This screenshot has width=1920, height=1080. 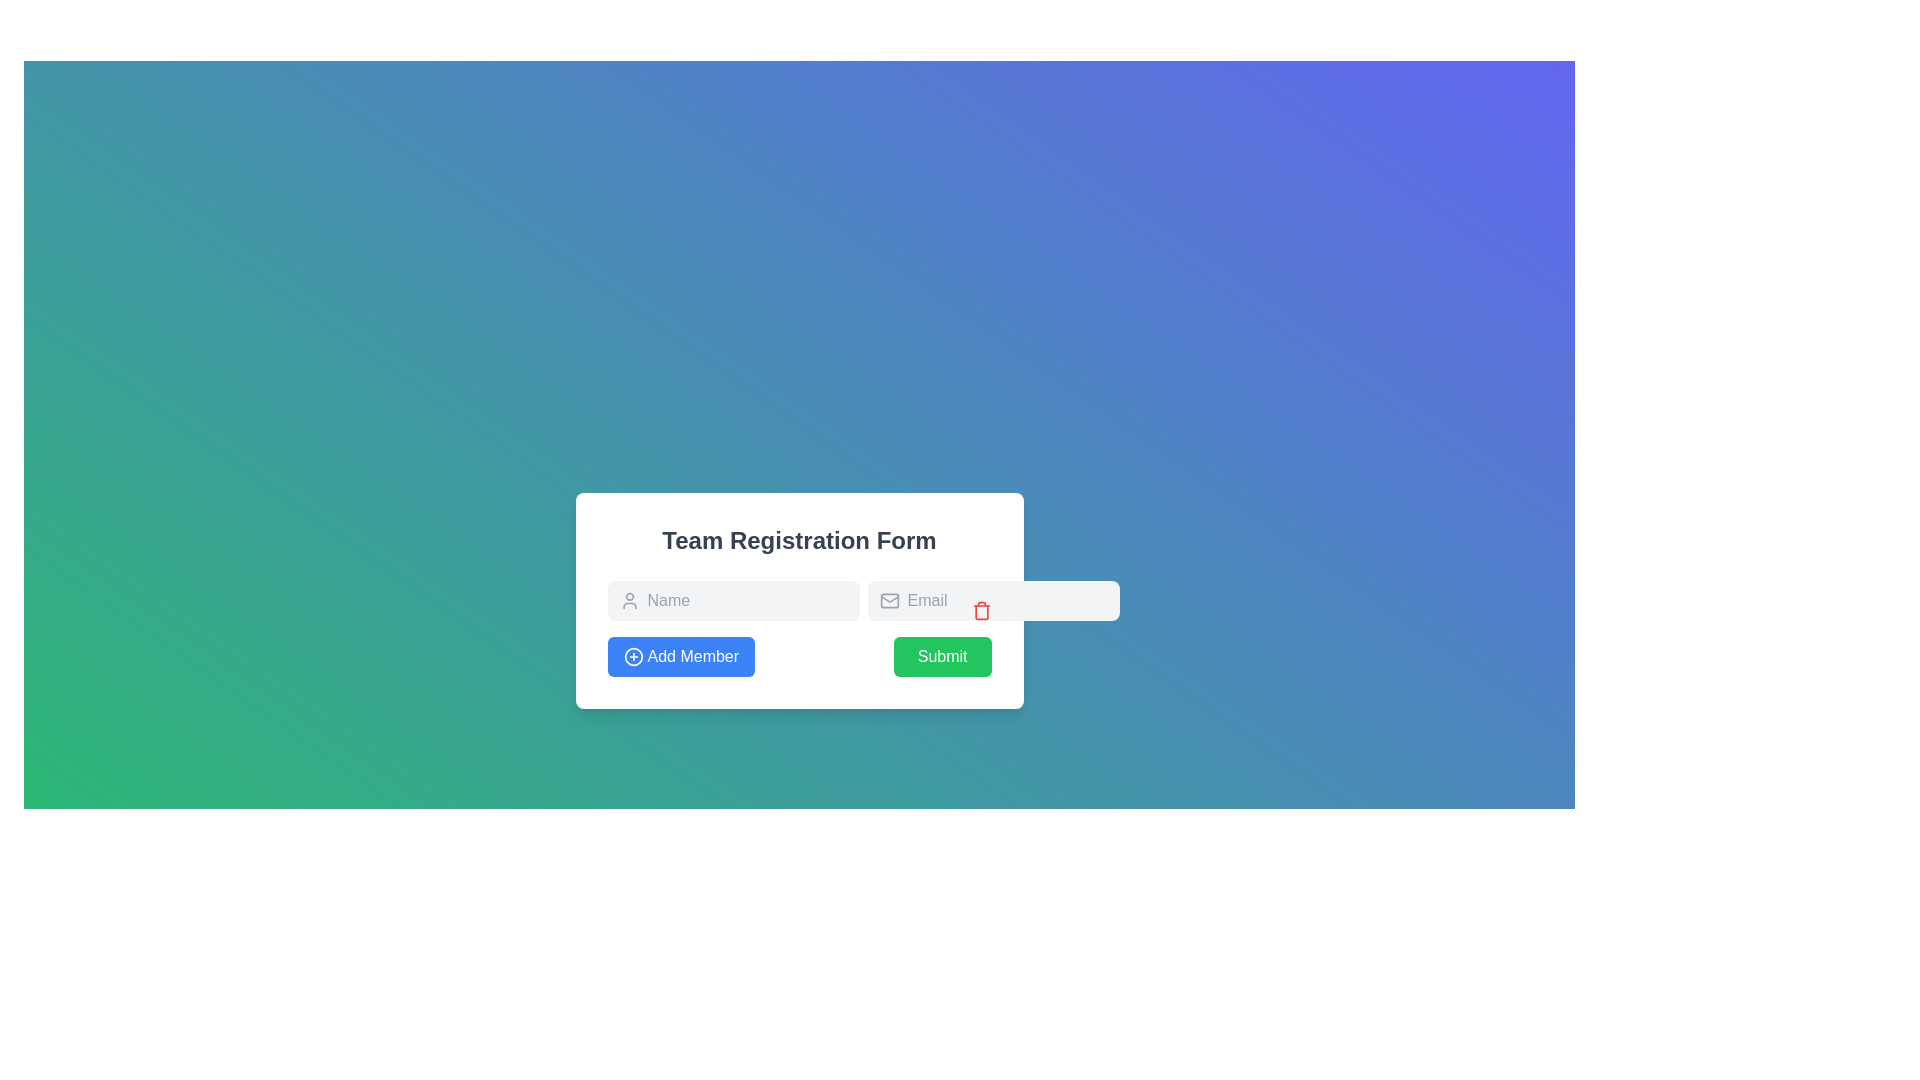 What do you see at coordinates (681, 656) in the screenshot?
I see `the 'Add Member' button, which is a blue rectangular button with white text and a '+' icon, located below the input fields of the 'Team Registration Form'` at bounding box center [681, 656].